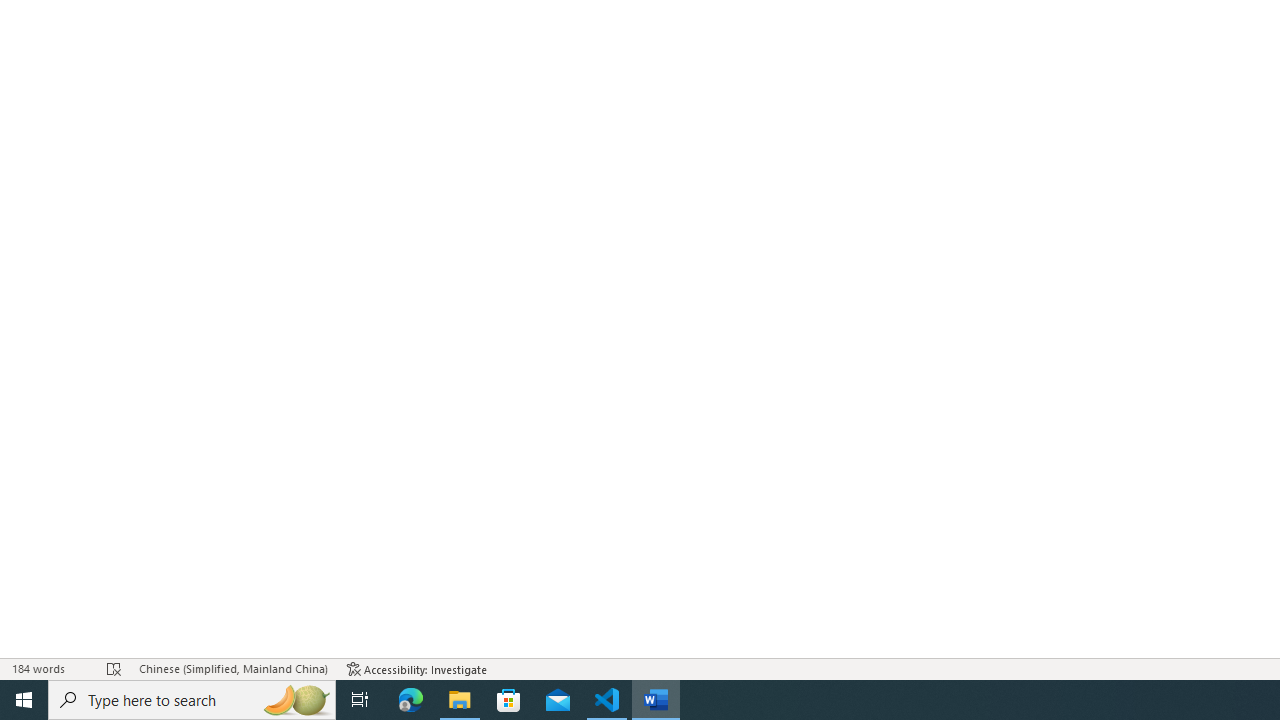  Describe the element at coordinates (113, 669) in the screenshot. I see `'Spelling and Grammar Check Errors'` at that location.